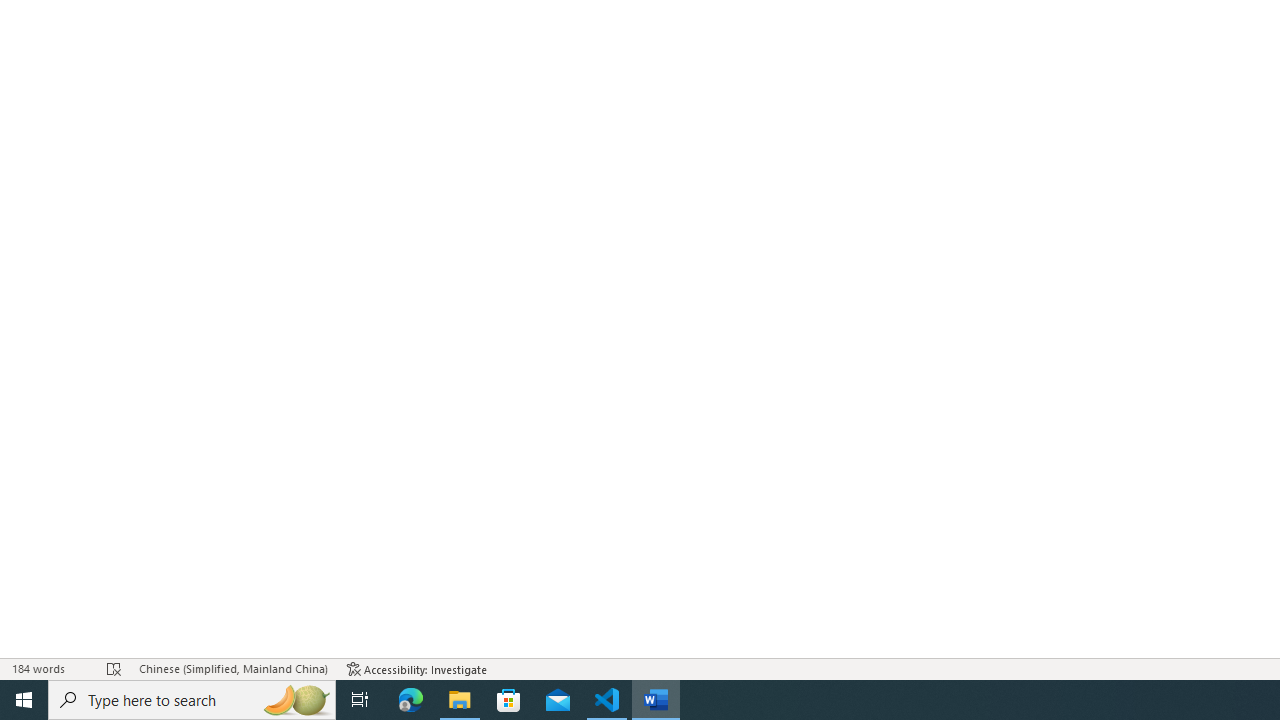  Describe the element at coordinates (113, 669) in the screenshot. I see `'Spelling and Grammar Check Errors'` at that location.